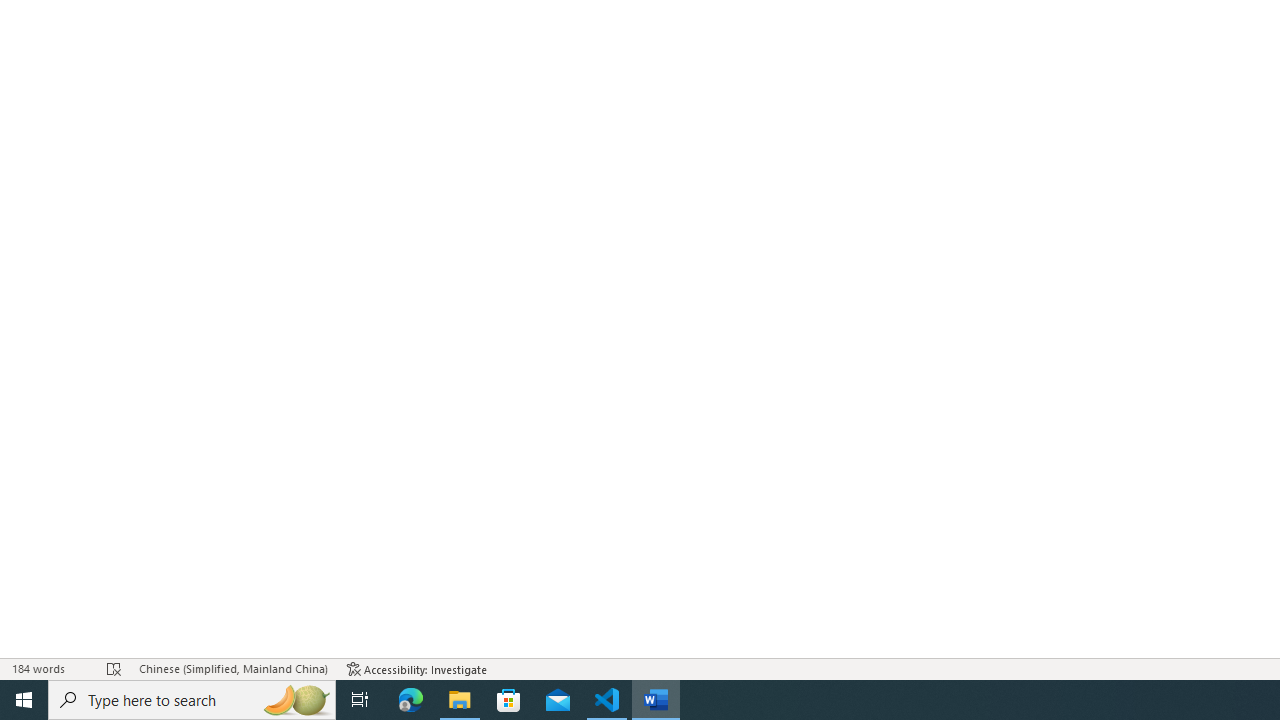  Describe the element at coordinates (113, 669) in the screenshot. I see `'Spelling and Grammar Check Errors'` at that location.